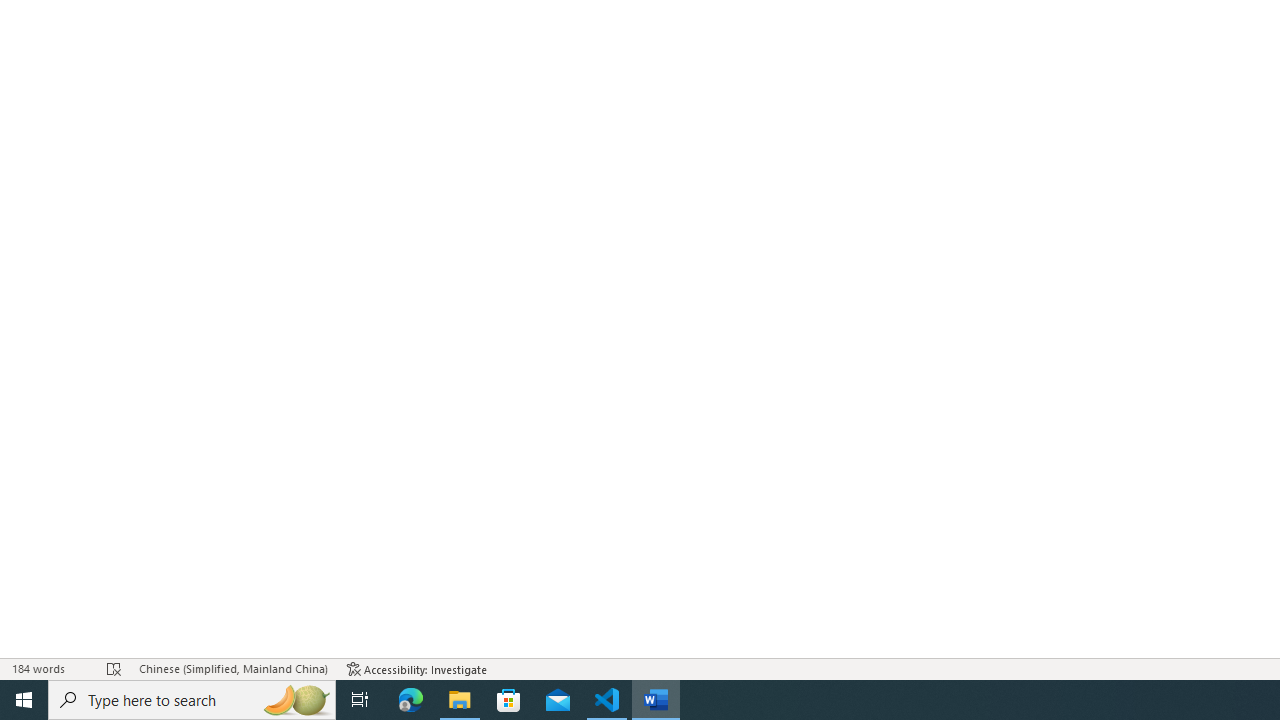  Describe the element at coordinates (113, 669) in the screenshot. I see `'Spelling and Grammar Check Errors'` at that location.